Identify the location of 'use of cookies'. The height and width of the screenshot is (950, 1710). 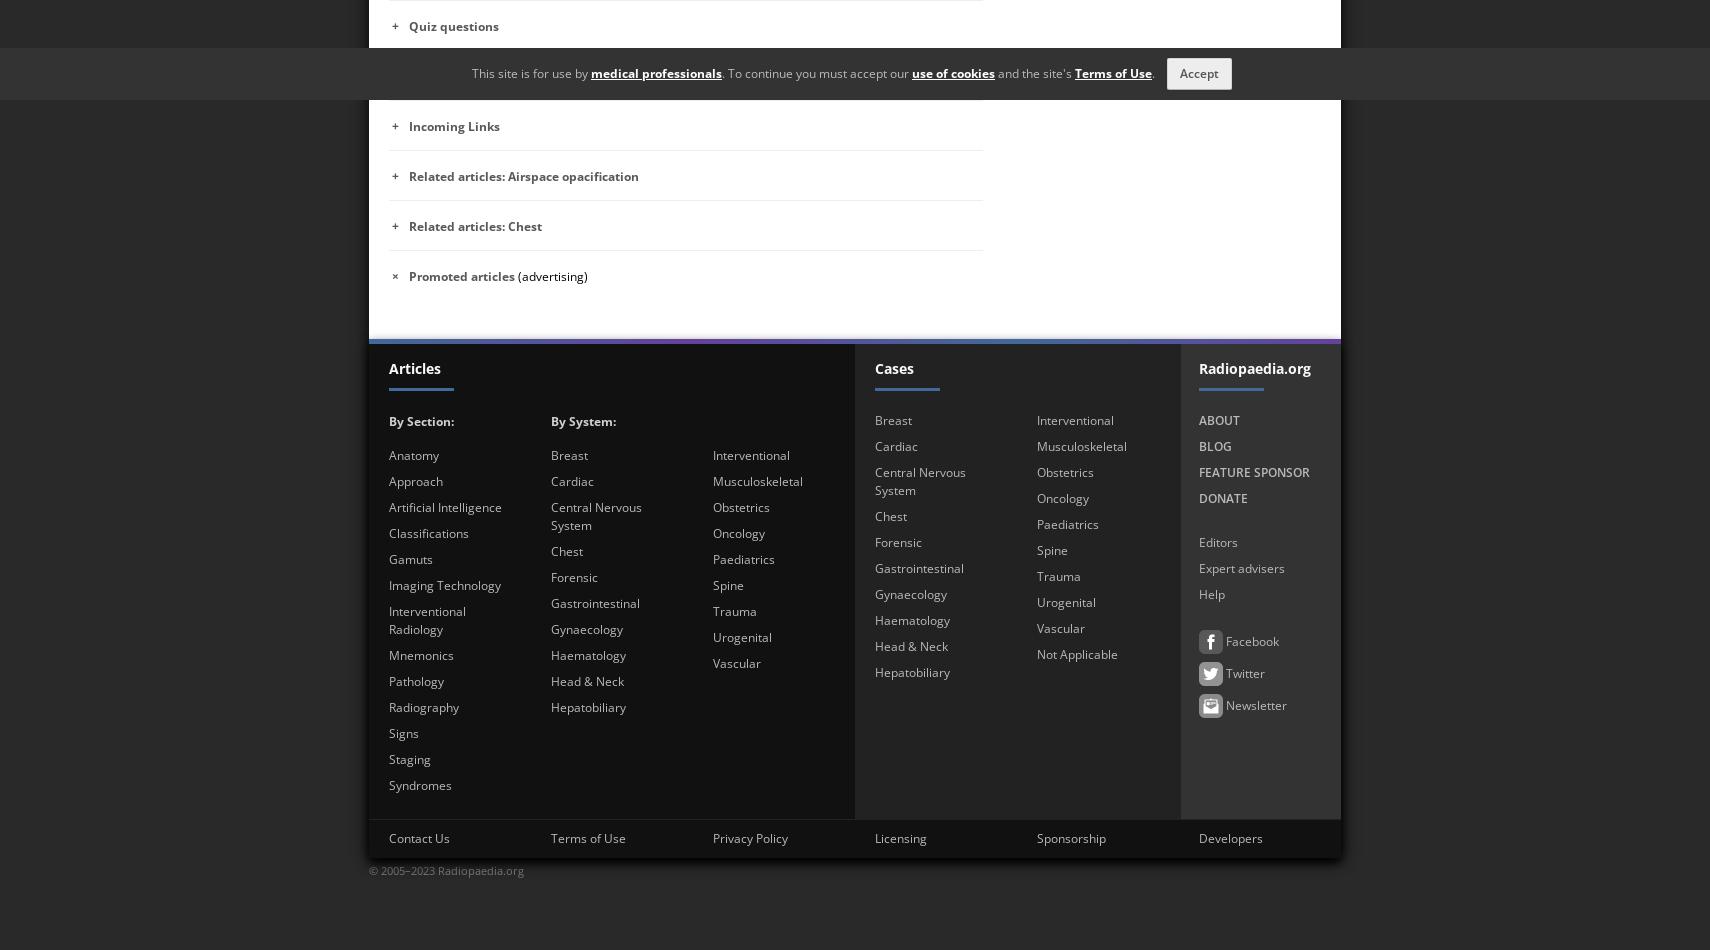
(952, 73).